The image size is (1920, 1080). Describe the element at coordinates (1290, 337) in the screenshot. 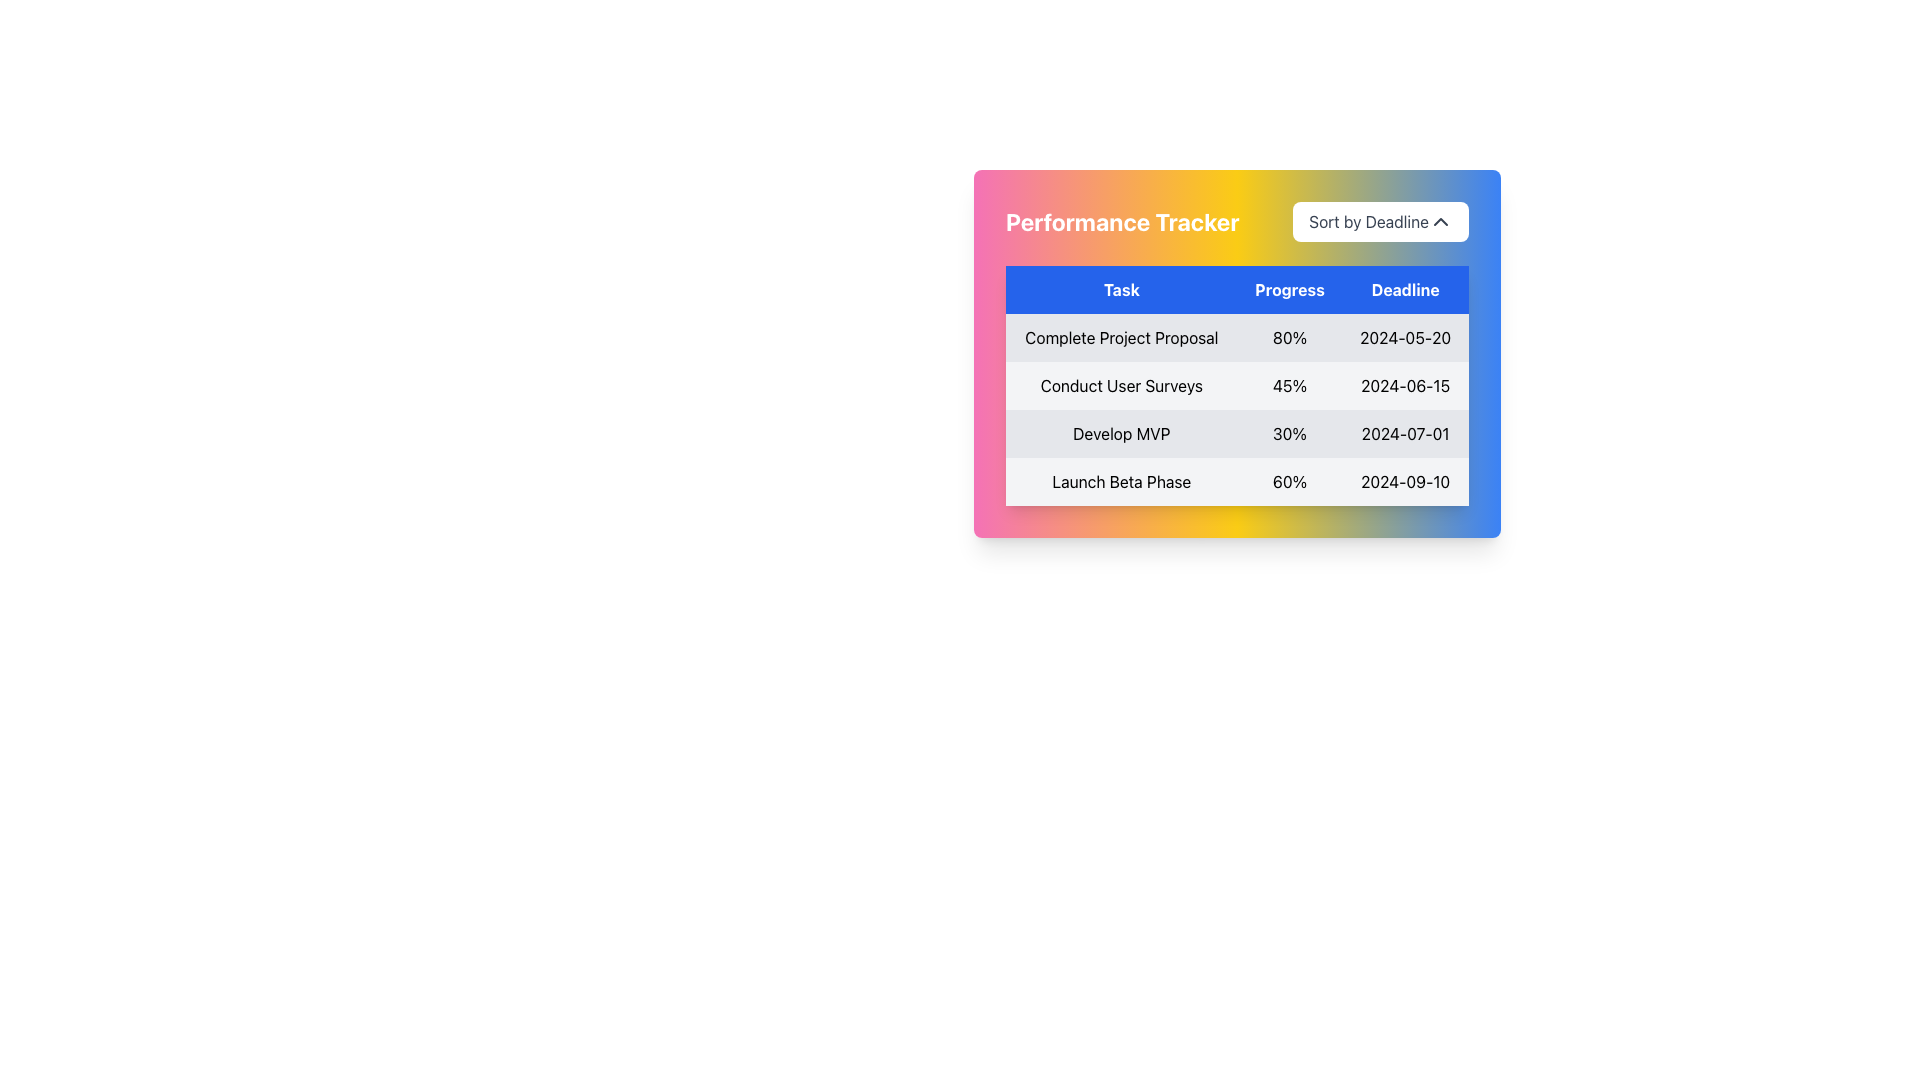

I see `the progress percentage text label for the task 'Complete Project Proposal' located in the second column of the first row under the 'Progress' header in the 'Performance Tracker' table` at that location.